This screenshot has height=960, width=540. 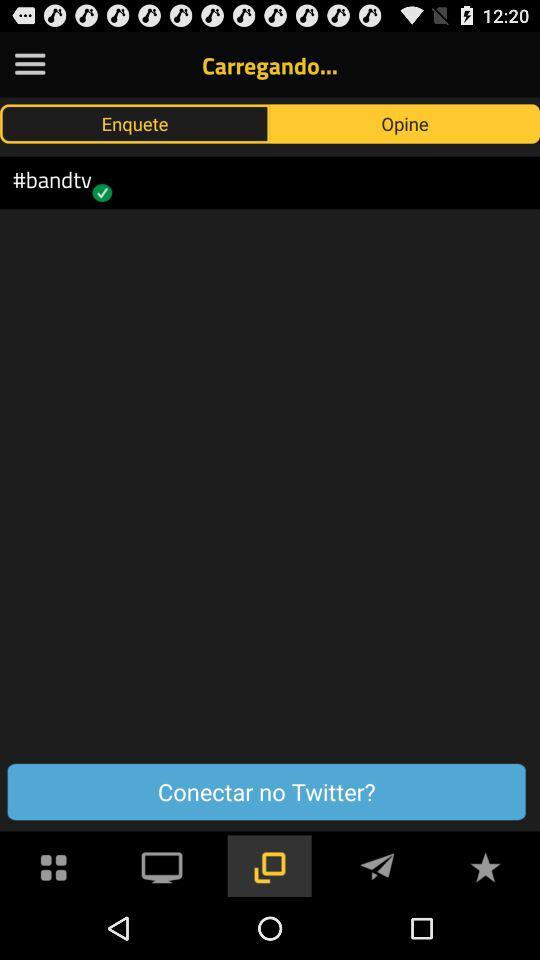 What do you see at coordinates (405, 122) in the screenshot?
I see `the icon to the right of the enquete` at bounding box center [405, 122].